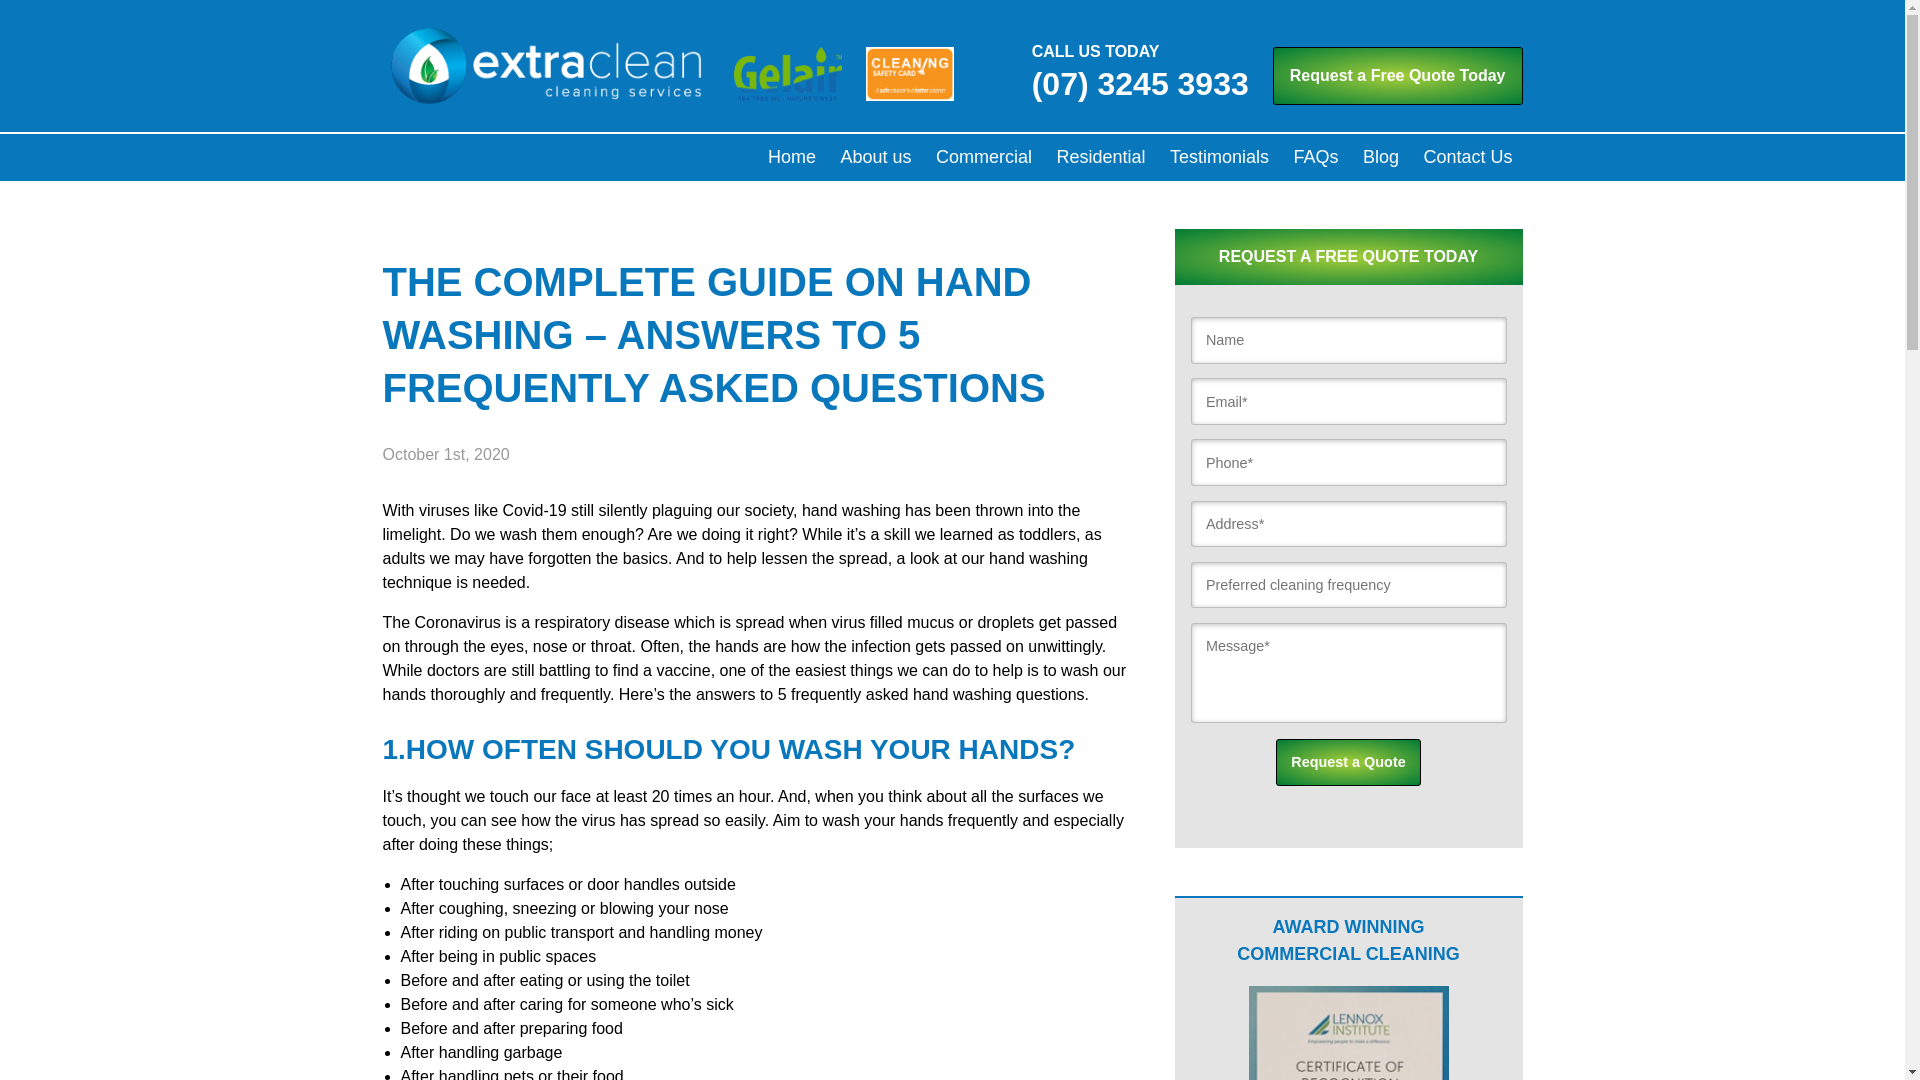  I want to click on 'Contact Us', so click(1411, 156).